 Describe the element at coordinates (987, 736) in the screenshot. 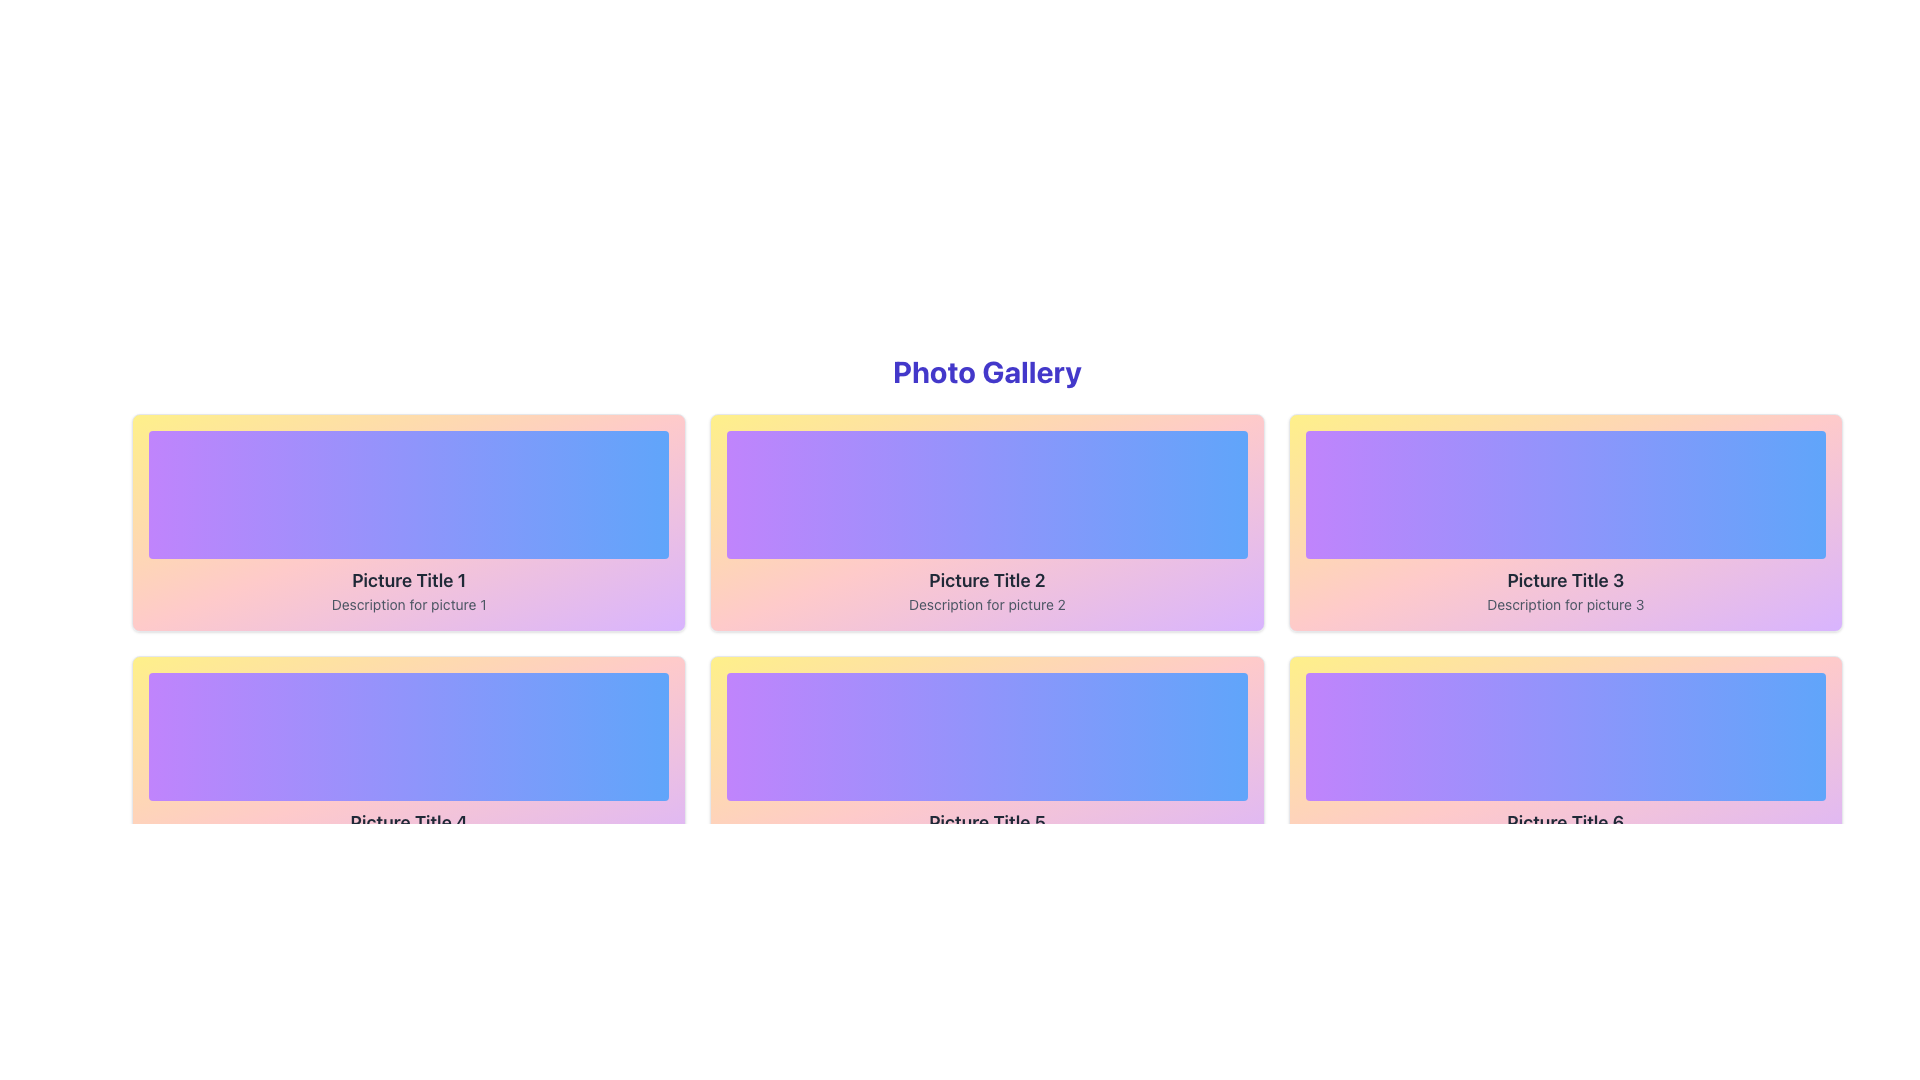

I see `the decorative background area with a smooth gradient transitioning from purple to blue, located in the middle row, second from the left in a three-column grid layout` at that location.